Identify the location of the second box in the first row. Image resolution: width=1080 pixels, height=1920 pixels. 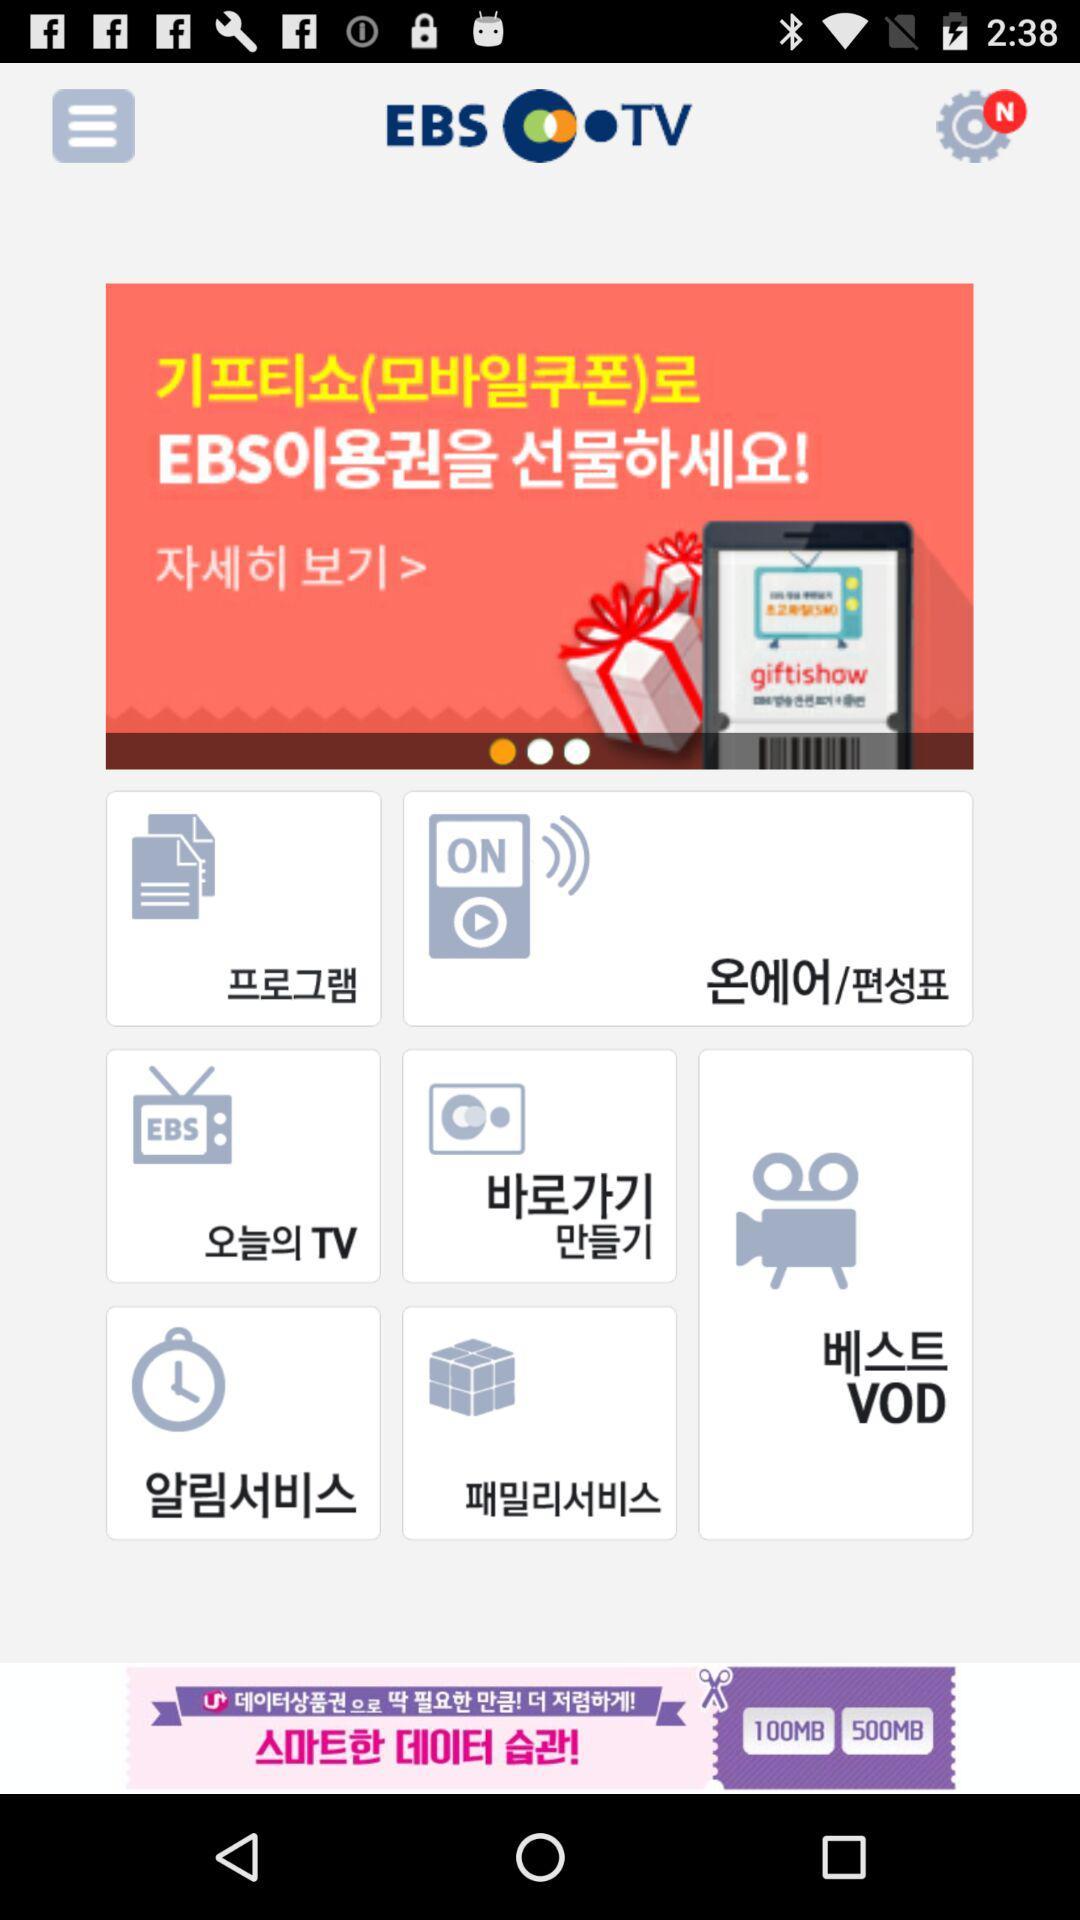
(687, 907).